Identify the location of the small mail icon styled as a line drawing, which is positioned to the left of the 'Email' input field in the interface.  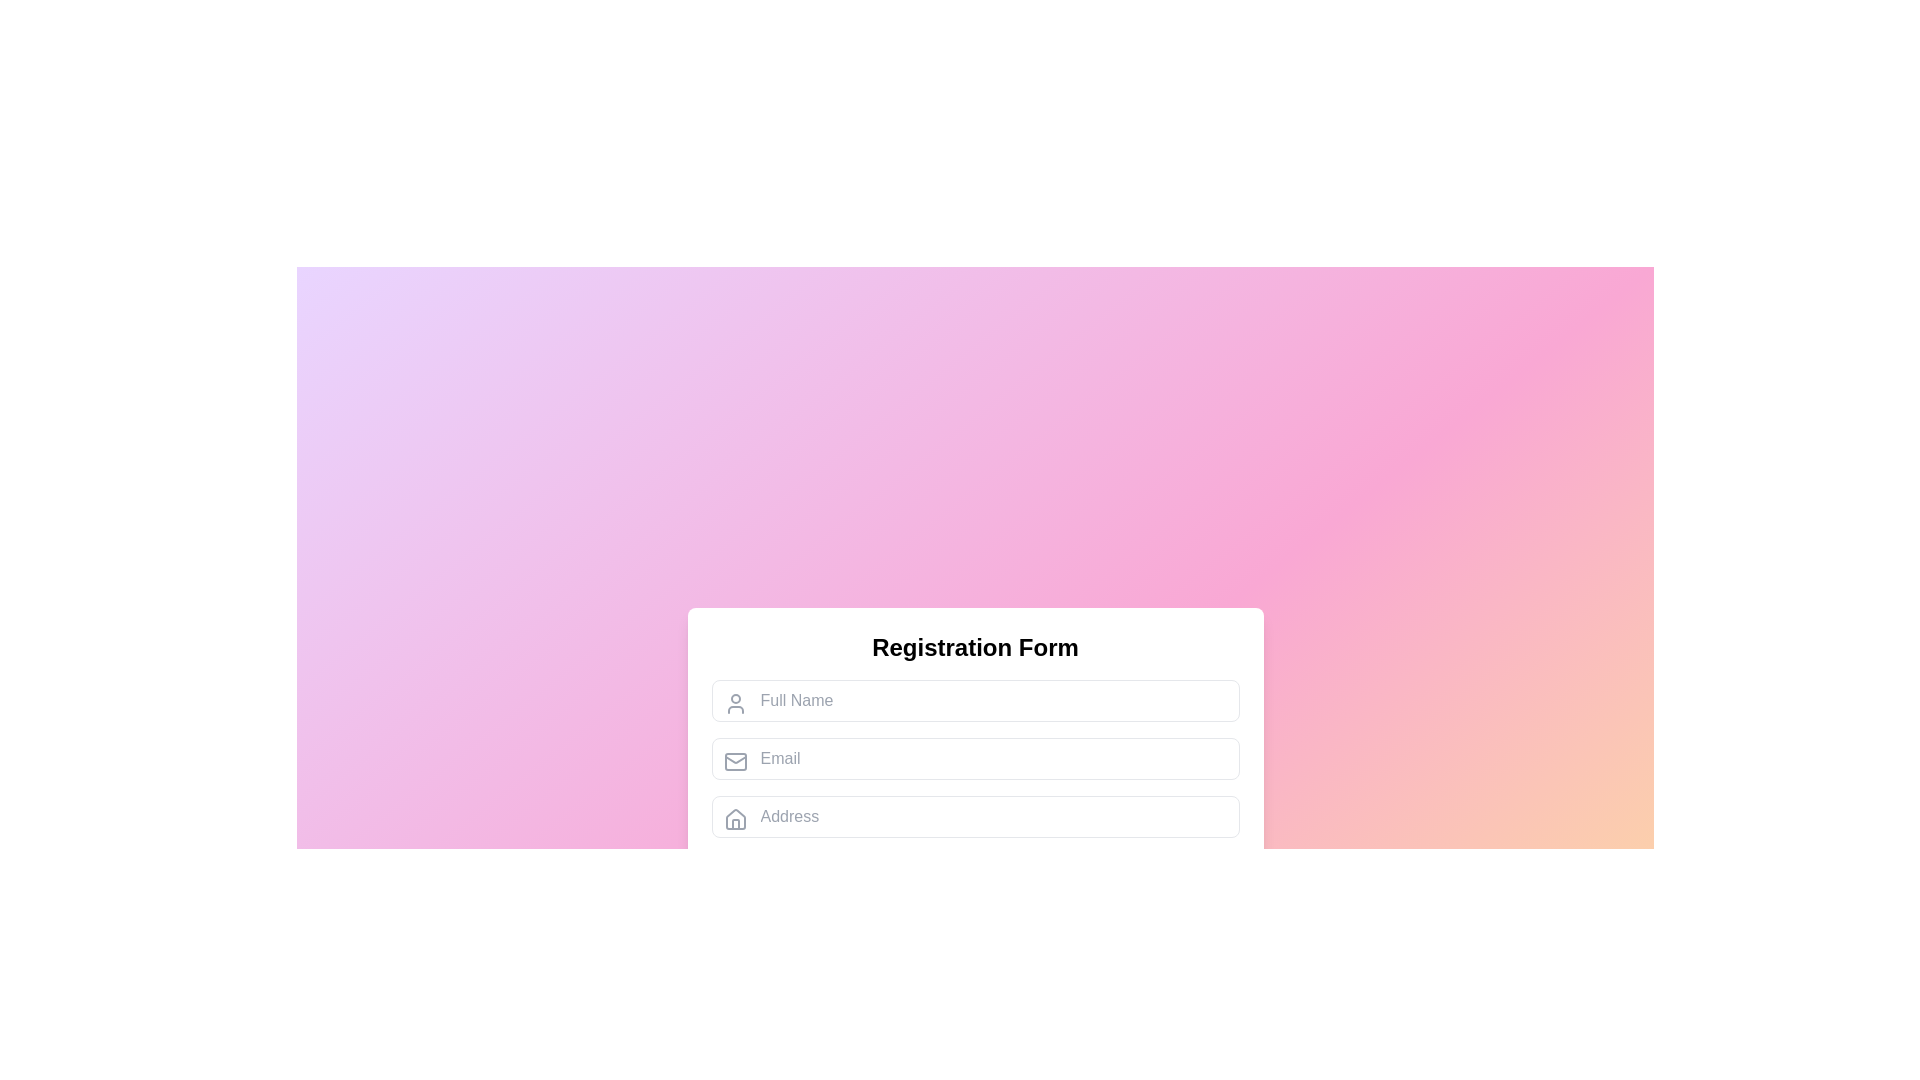
(734, 761).